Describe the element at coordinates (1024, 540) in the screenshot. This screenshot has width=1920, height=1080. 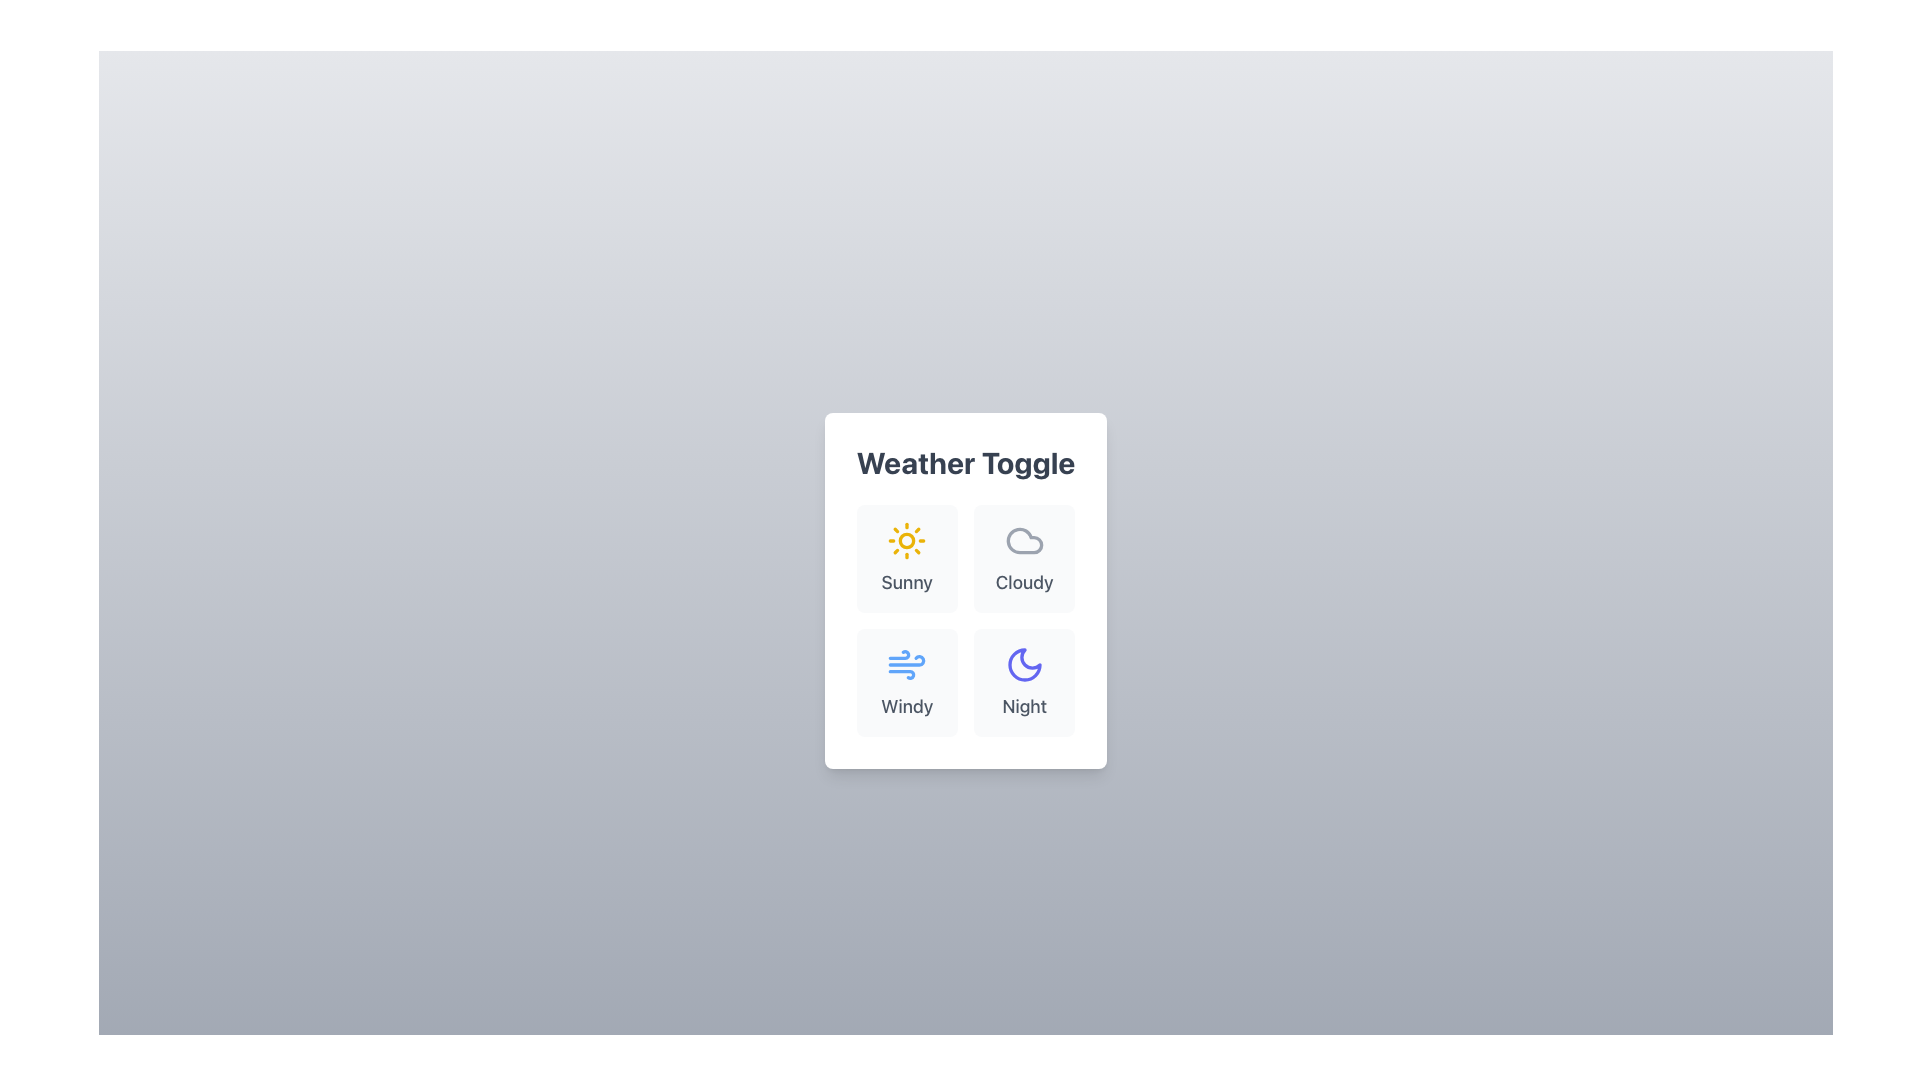
I see `the 'Cloudy' weather icon in the weather toggle grid, positioned in the second cell above the label 'Cloudy'` at that location.